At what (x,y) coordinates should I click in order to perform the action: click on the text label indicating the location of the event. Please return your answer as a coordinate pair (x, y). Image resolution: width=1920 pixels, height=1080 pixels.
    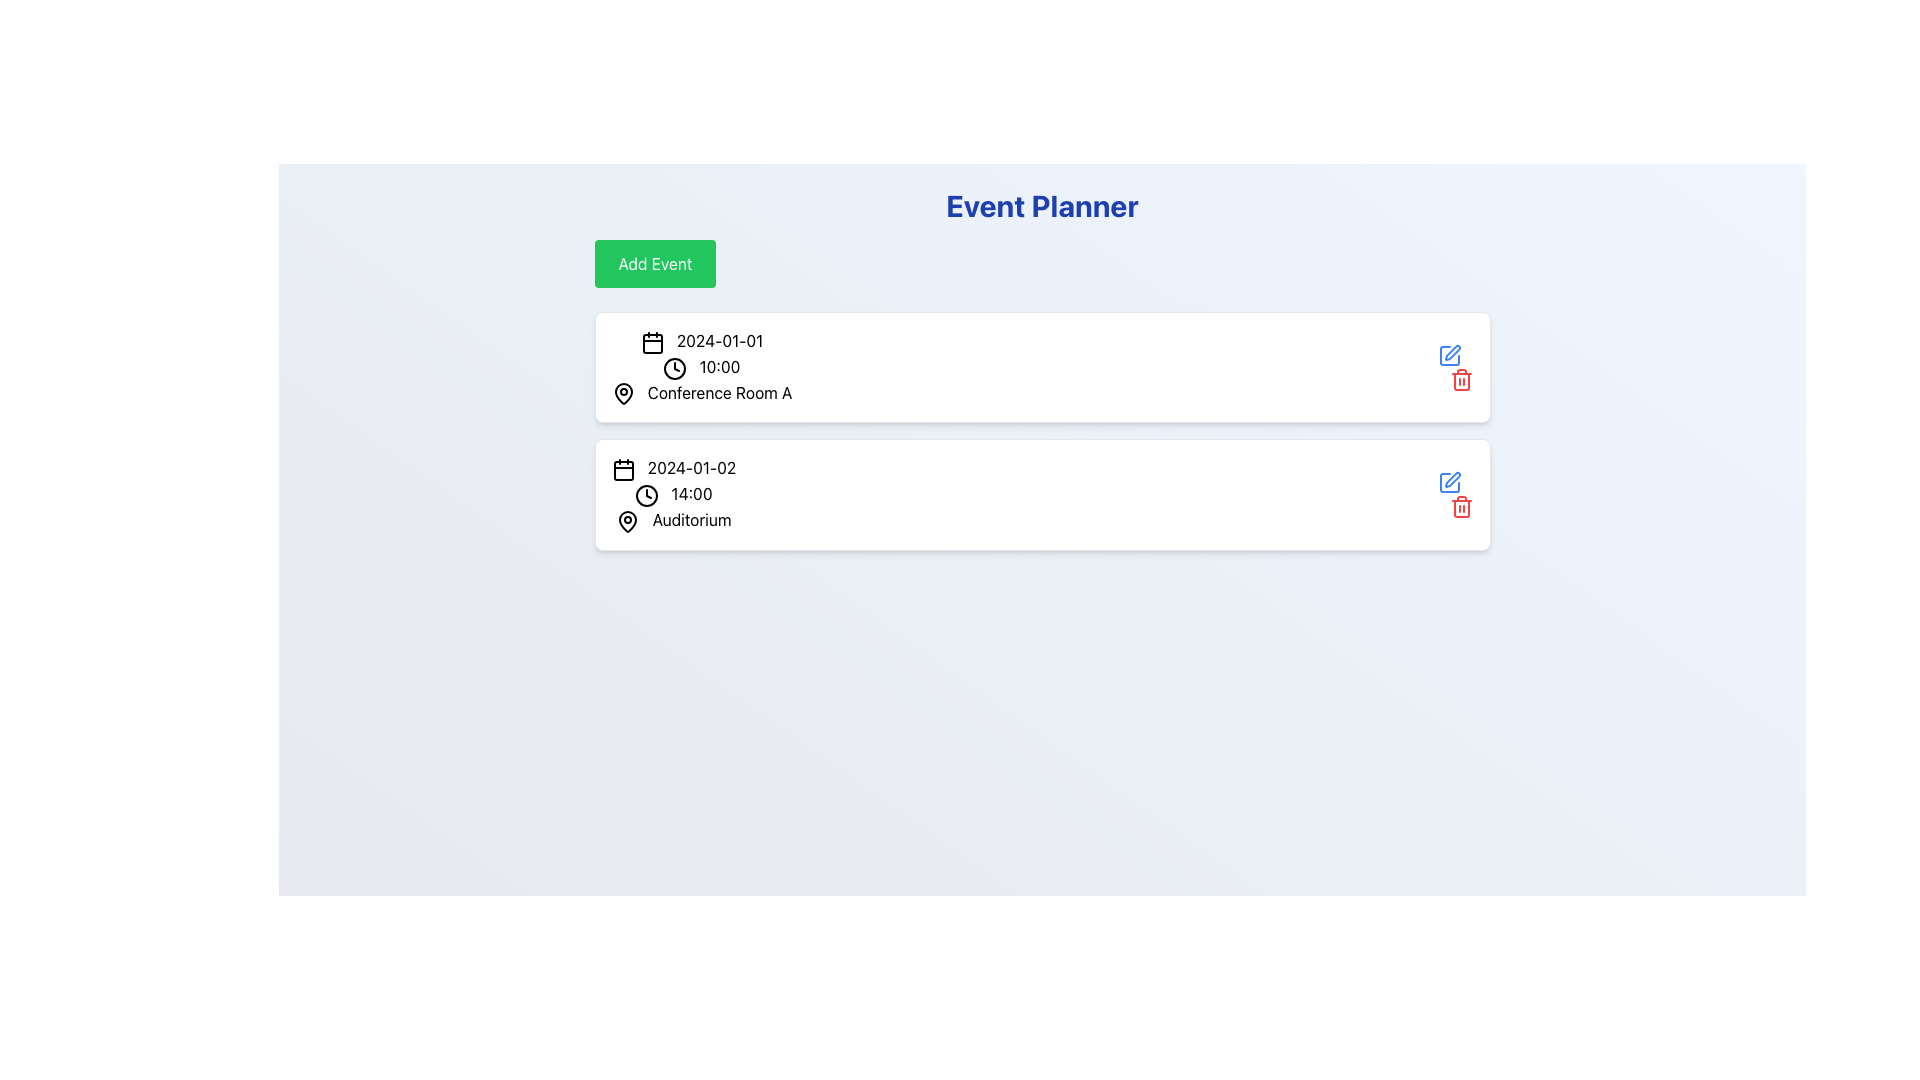
    Looking at the image, I should click on (701, 393).